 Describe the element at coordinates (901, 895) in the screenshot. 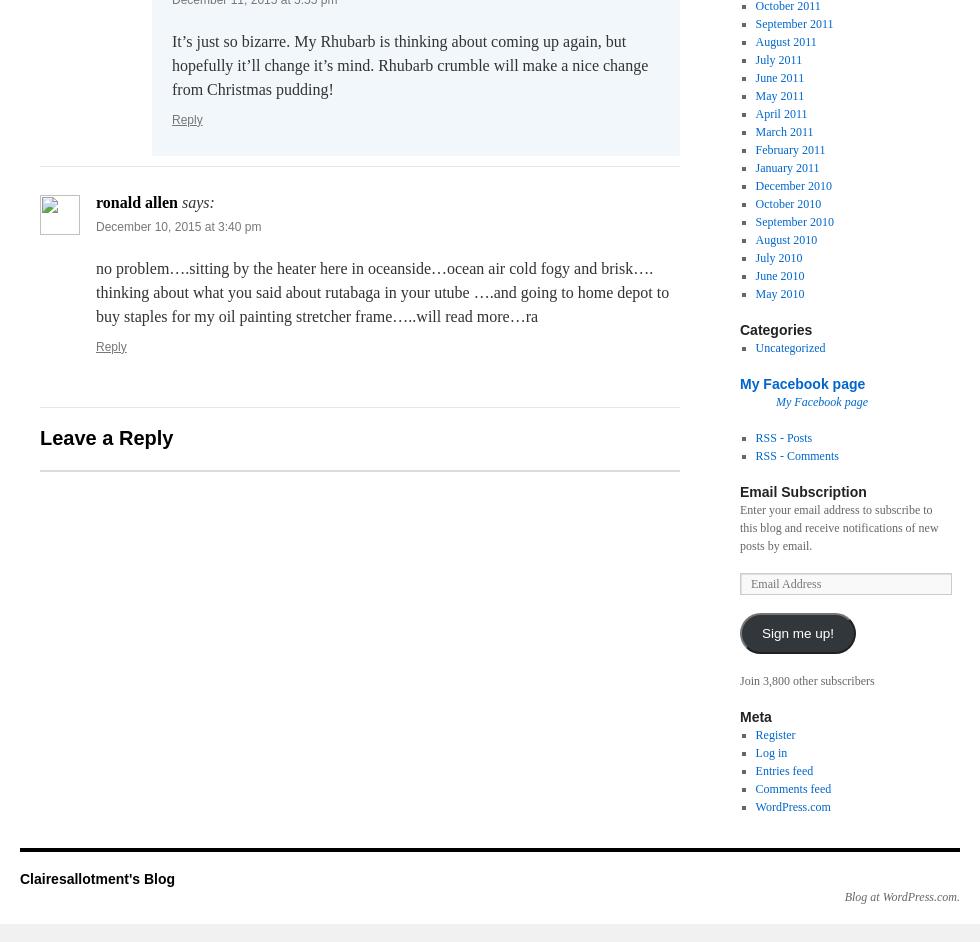

I see `'Blog at WordPress.com.'` at that location.